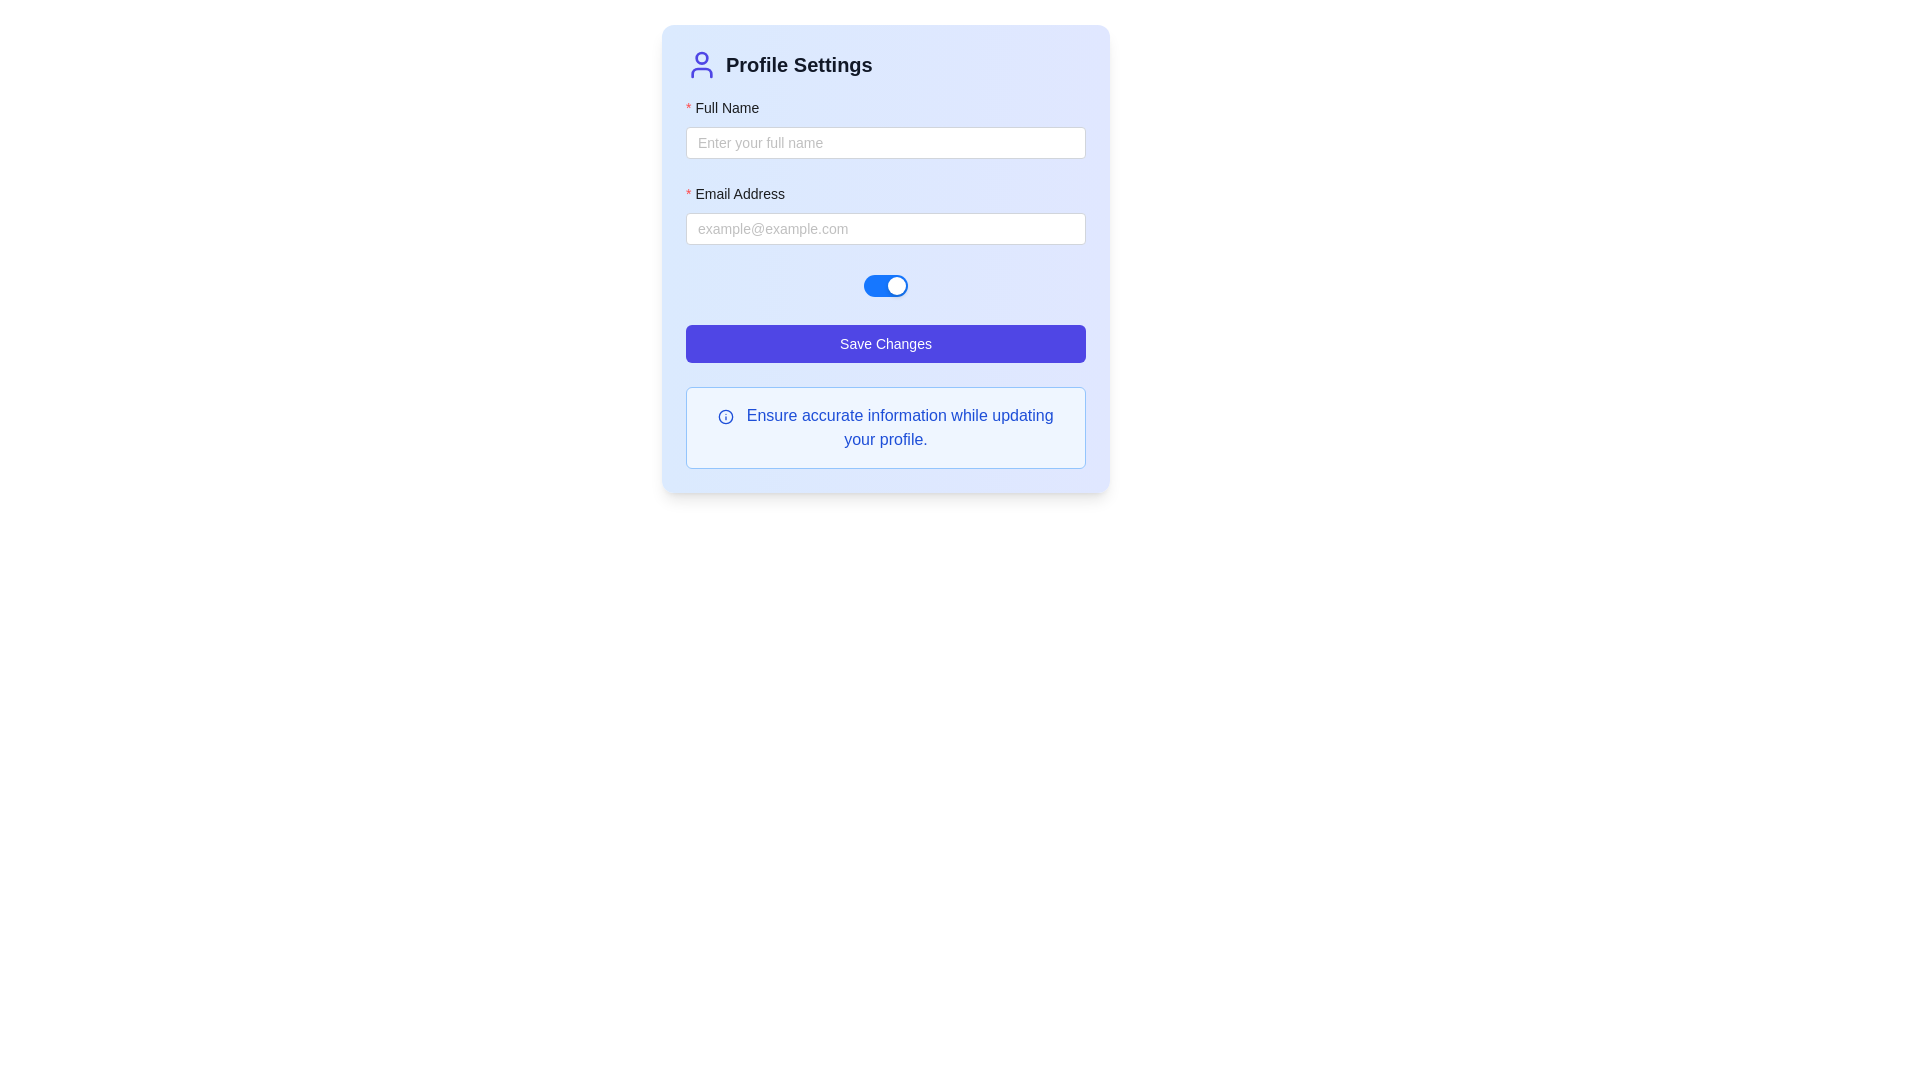  Describe the element at coordinates (741, 193) in the screenshot. I see `the 'Email Address' label element, which is indicated by a bold text and a red asterisk, located above the email input field` at that location.